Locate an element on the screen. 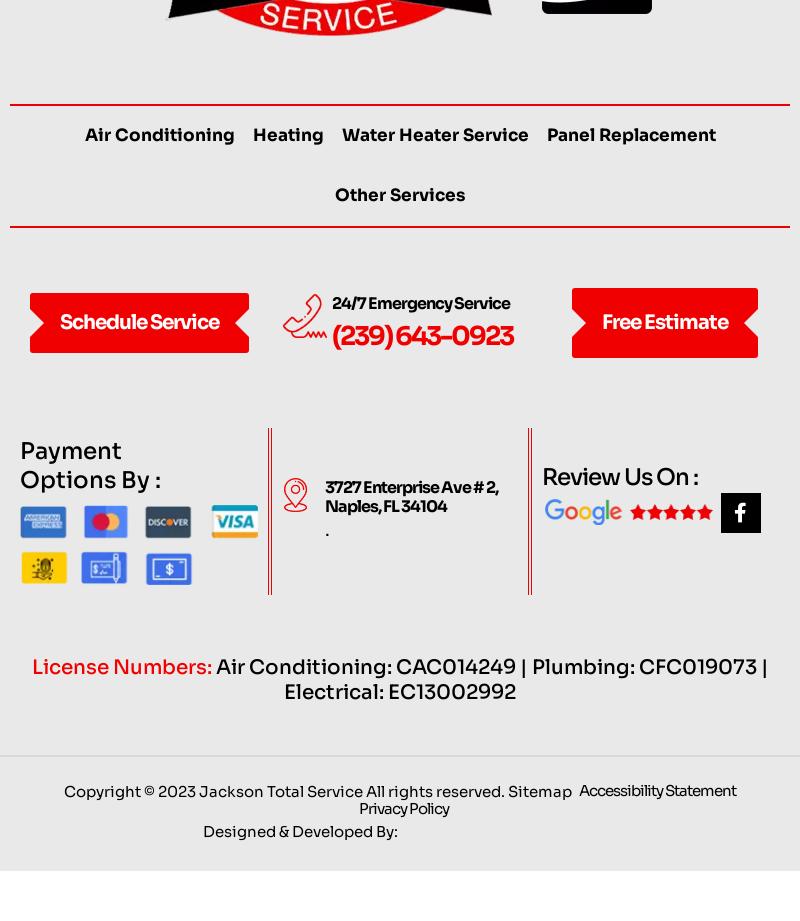 The image size is (800, 921). 'Naples, FL 34104' is located at coordinates (384, 545).